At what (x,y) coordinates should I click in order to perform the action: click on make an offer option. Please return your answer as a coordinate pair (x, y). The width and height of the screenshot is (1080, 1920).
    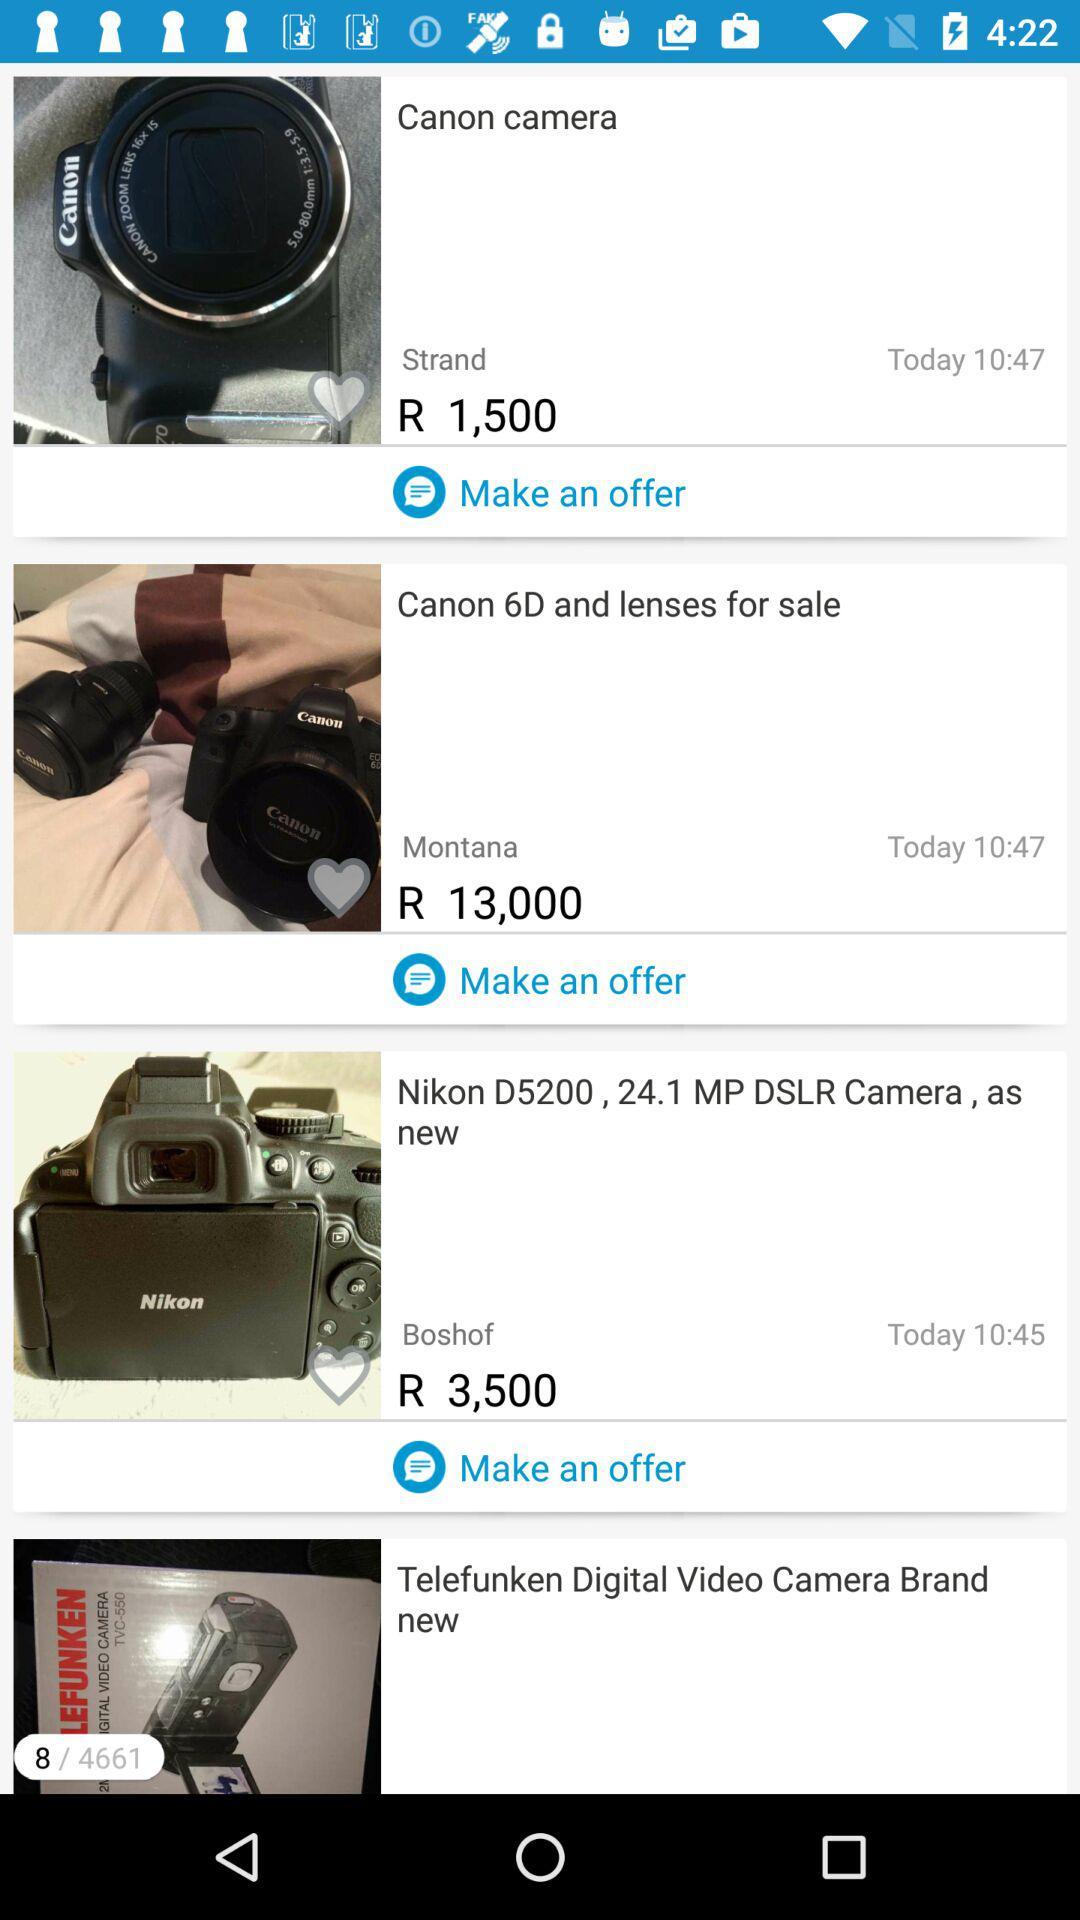
    Looking at the image, I should click on (418, 1467).